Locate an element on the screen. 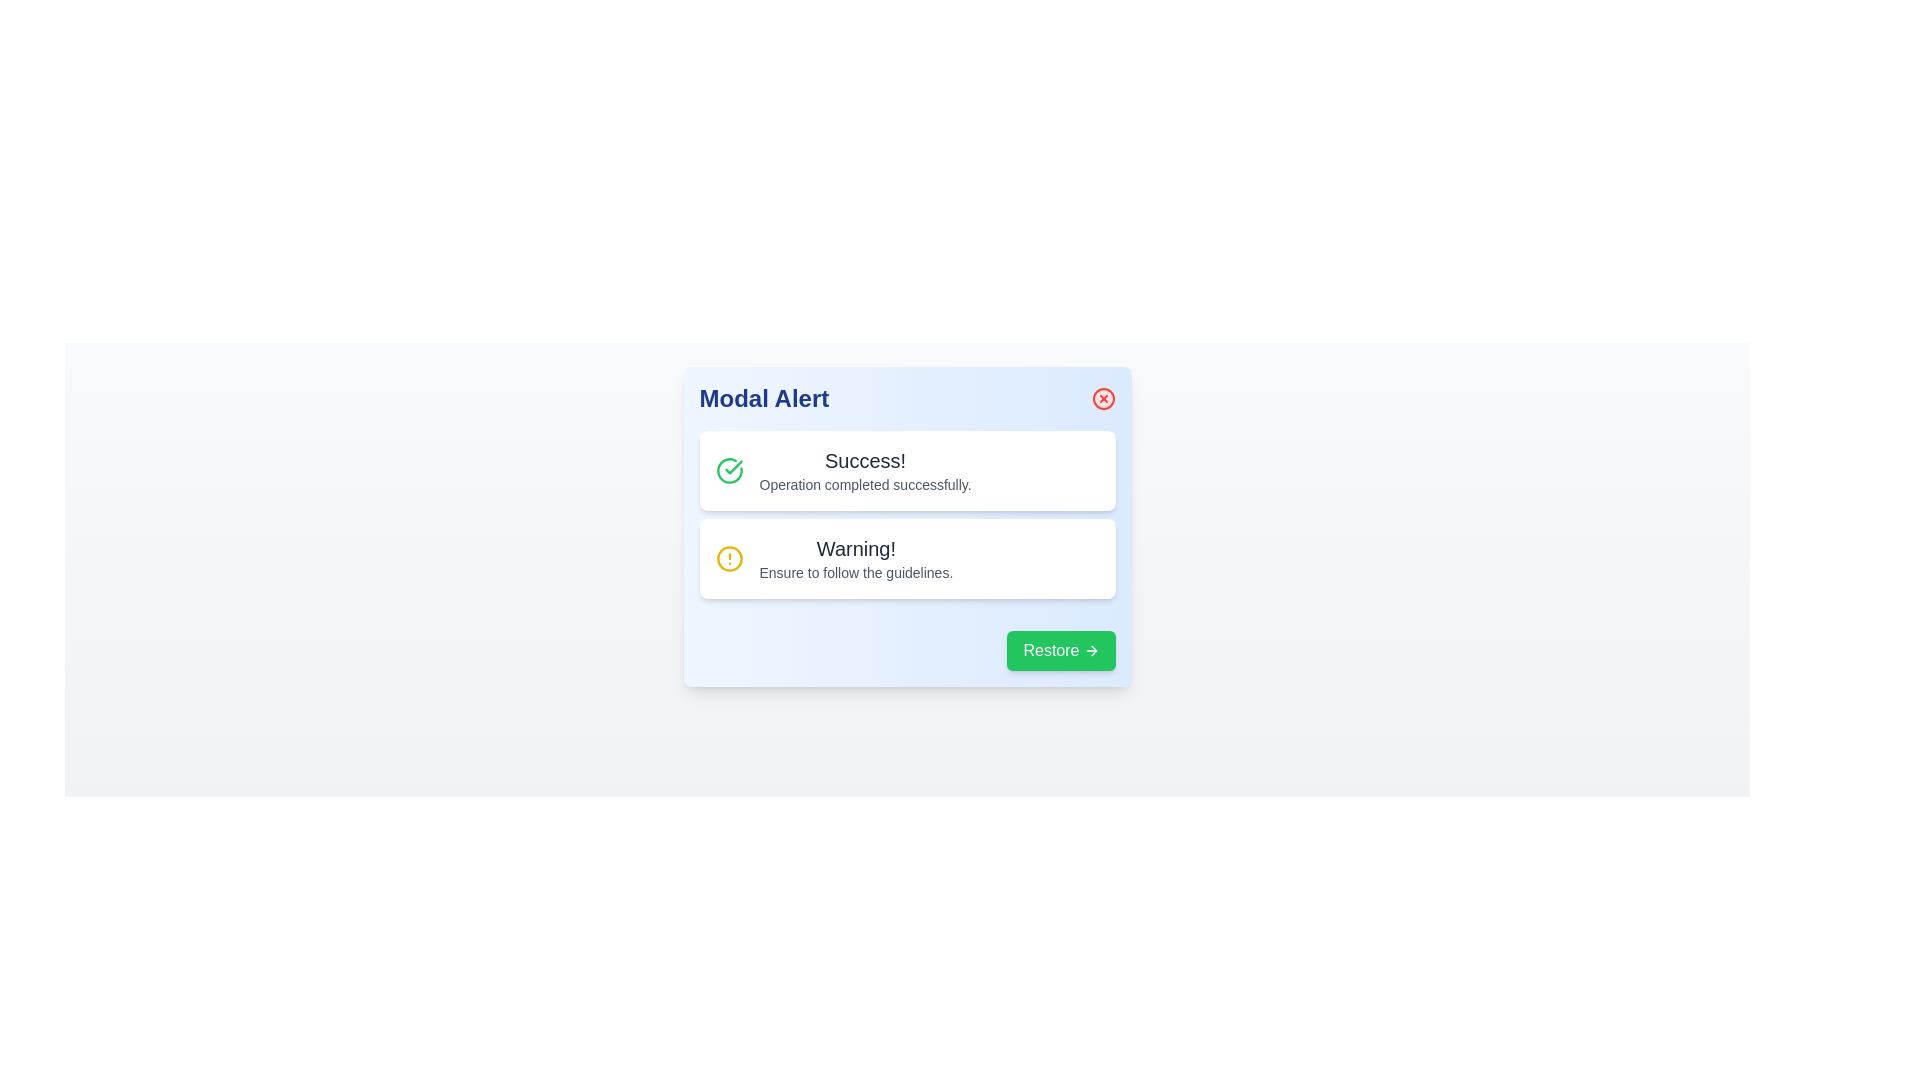 The image size is (1920, 1080). the success checkmark icon located in the first row of the message panel, to the left of the text 'Success! Operation completed successfully.' is located at coordinates (728, 470).